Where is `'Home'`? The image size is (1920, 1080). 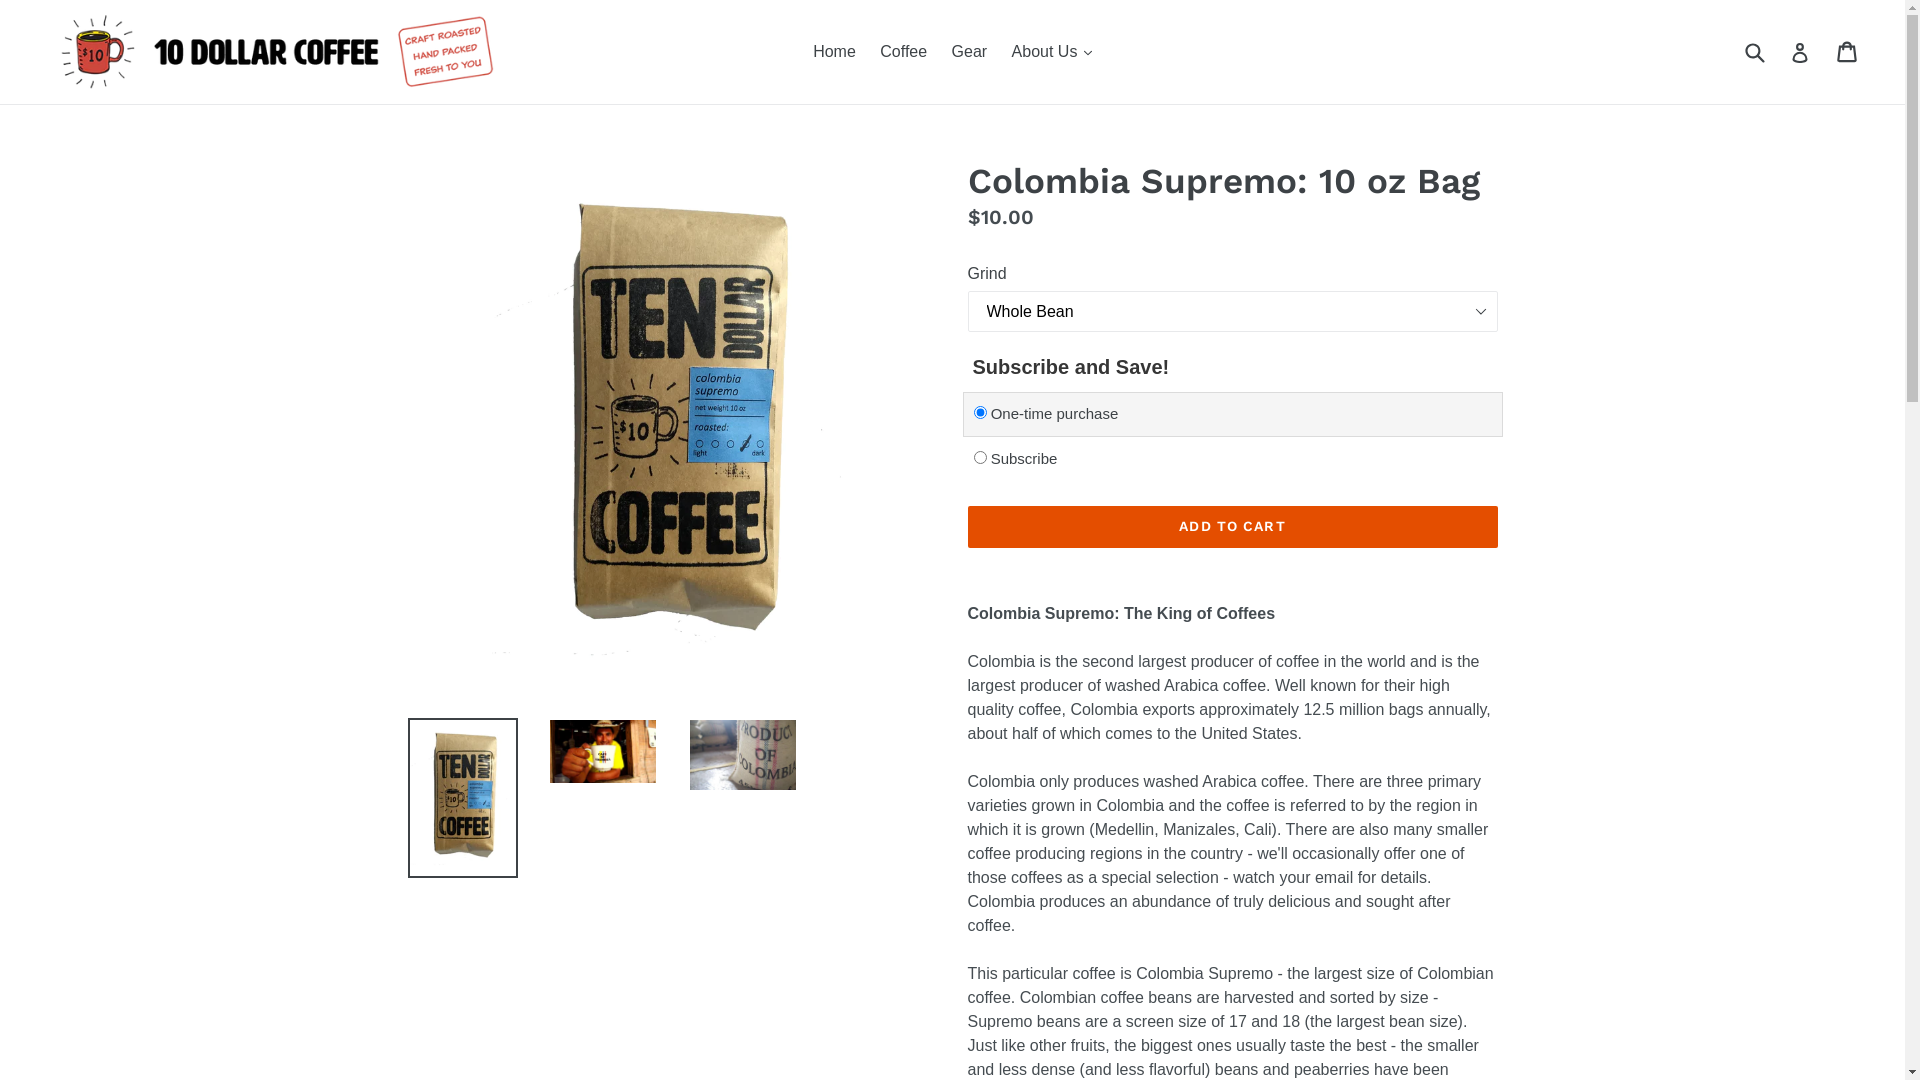 'Home' is located at coordinates (802, 50).